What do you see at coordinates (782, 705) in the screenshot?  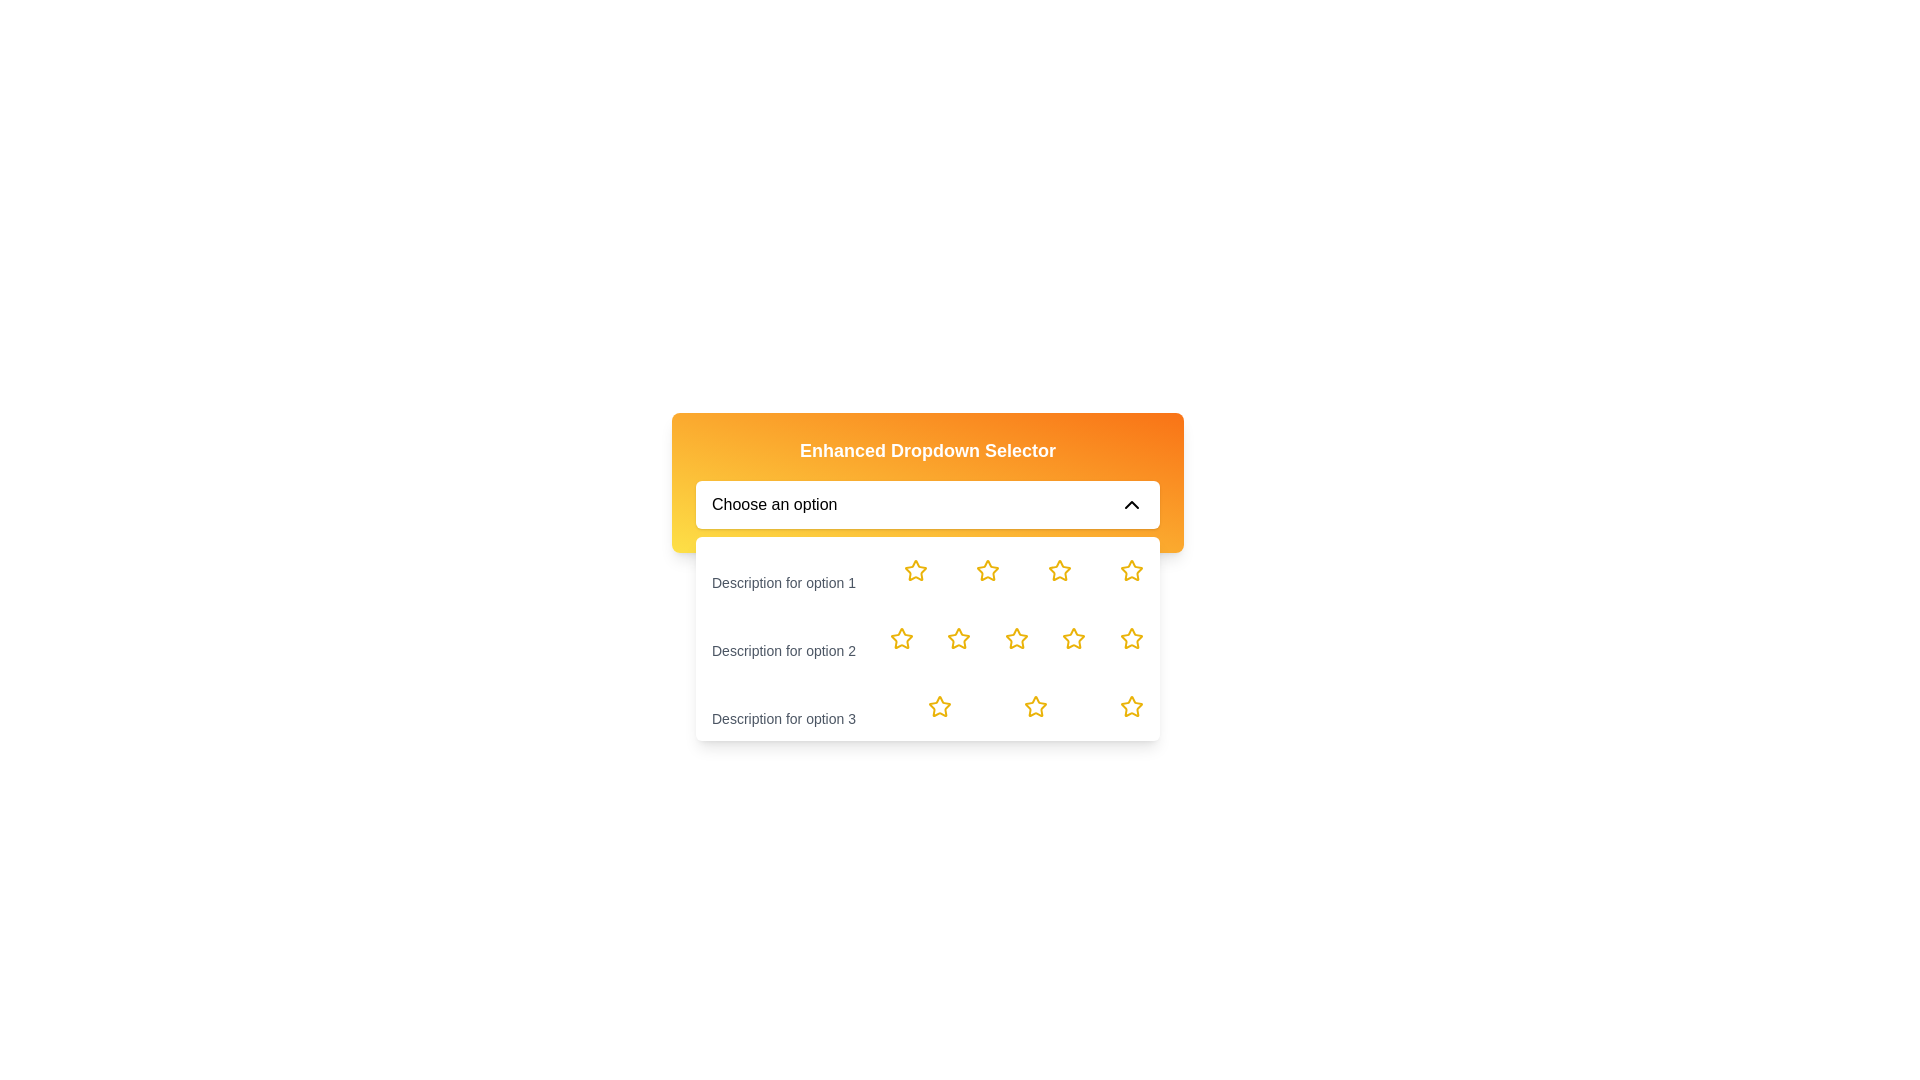 I see `the text label that reads 'Description for option 3', which is positioned below the 'Option 3' header in the dropdown menu` at bounding box center [782, 705].